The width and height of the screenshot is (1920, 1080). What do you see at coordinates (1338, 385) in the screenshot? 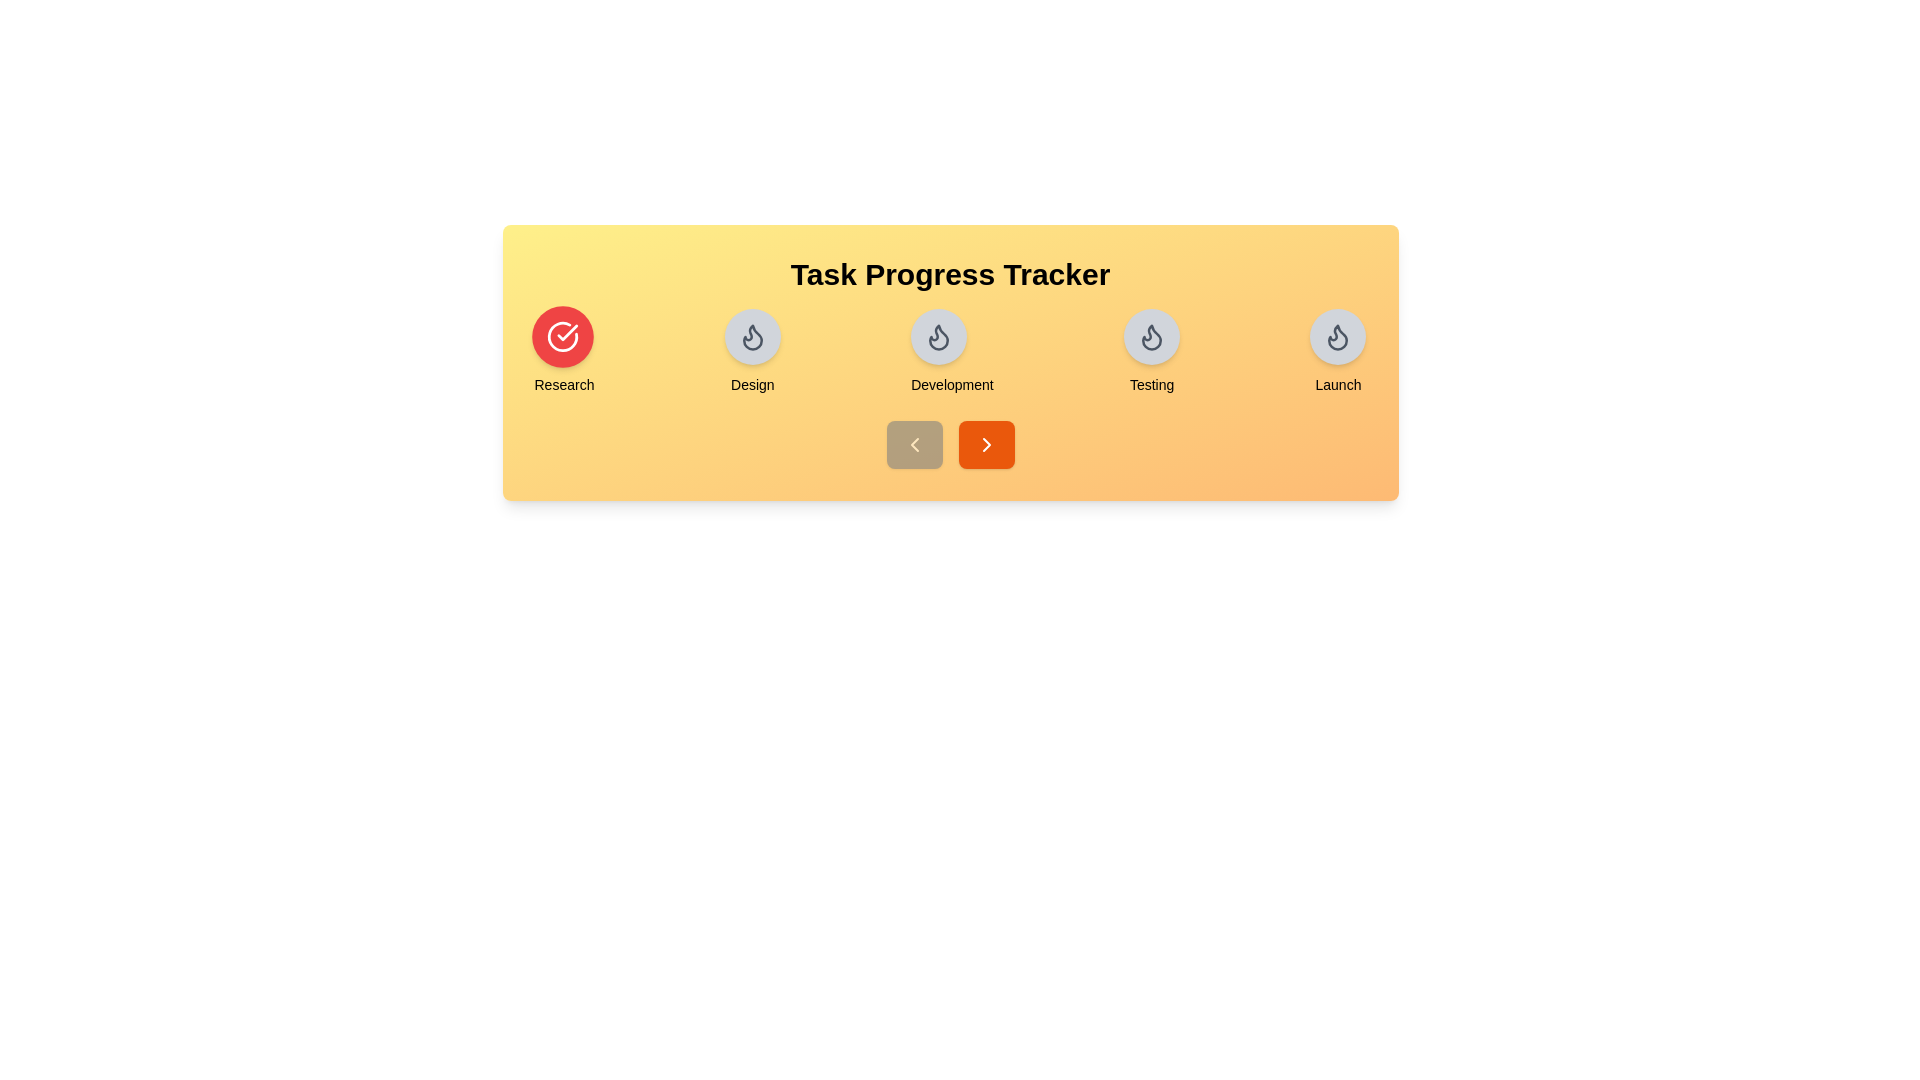
I see `text label displaying 'Launch' located beneath the flame icon within the task progress tracker interface` at bounding box center [1338, 385].